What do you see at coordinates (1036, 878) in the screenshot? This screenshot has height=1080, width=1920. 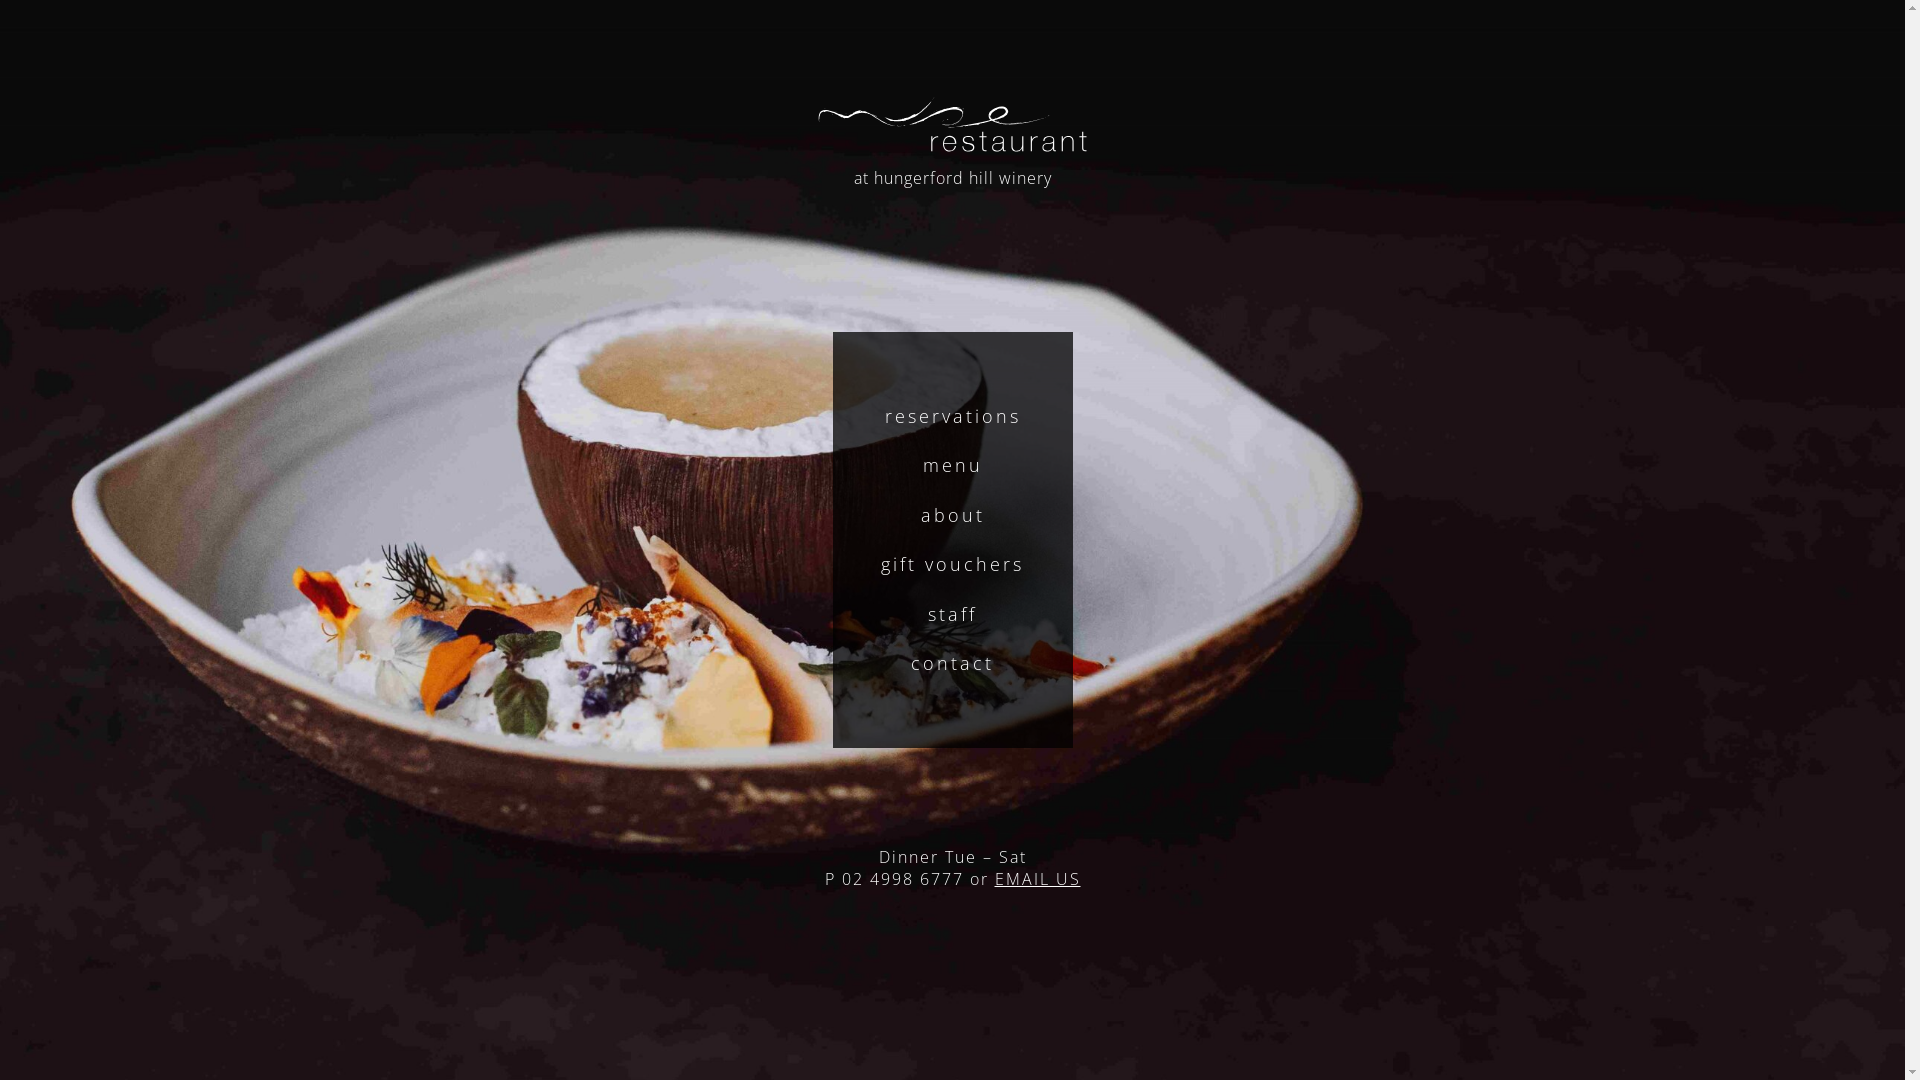 I see `'EMAIL US'` at bounding box center [1036, 878].